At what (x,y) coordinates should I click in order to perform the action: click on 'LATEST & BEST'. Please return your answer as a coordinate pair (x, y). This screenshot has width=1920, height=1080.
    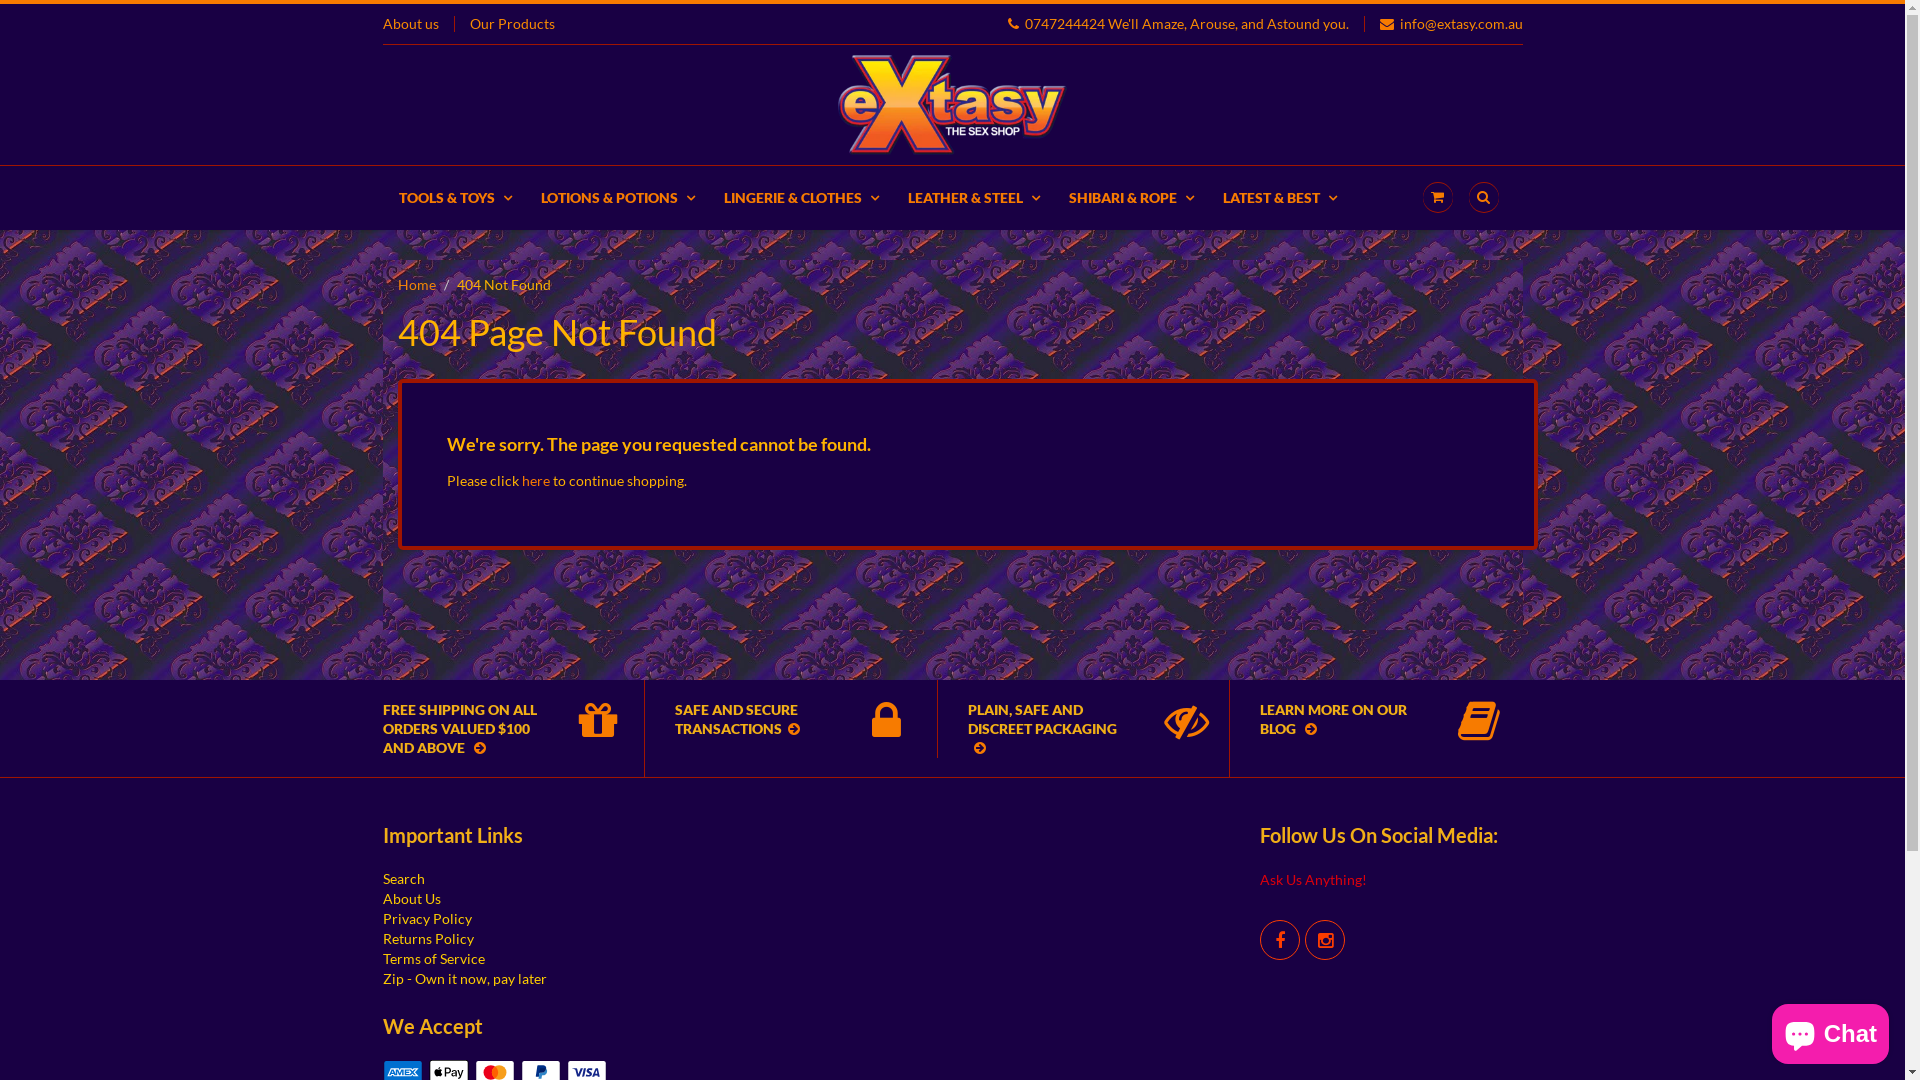
    Looking at the image, I should click on (1278, 197).